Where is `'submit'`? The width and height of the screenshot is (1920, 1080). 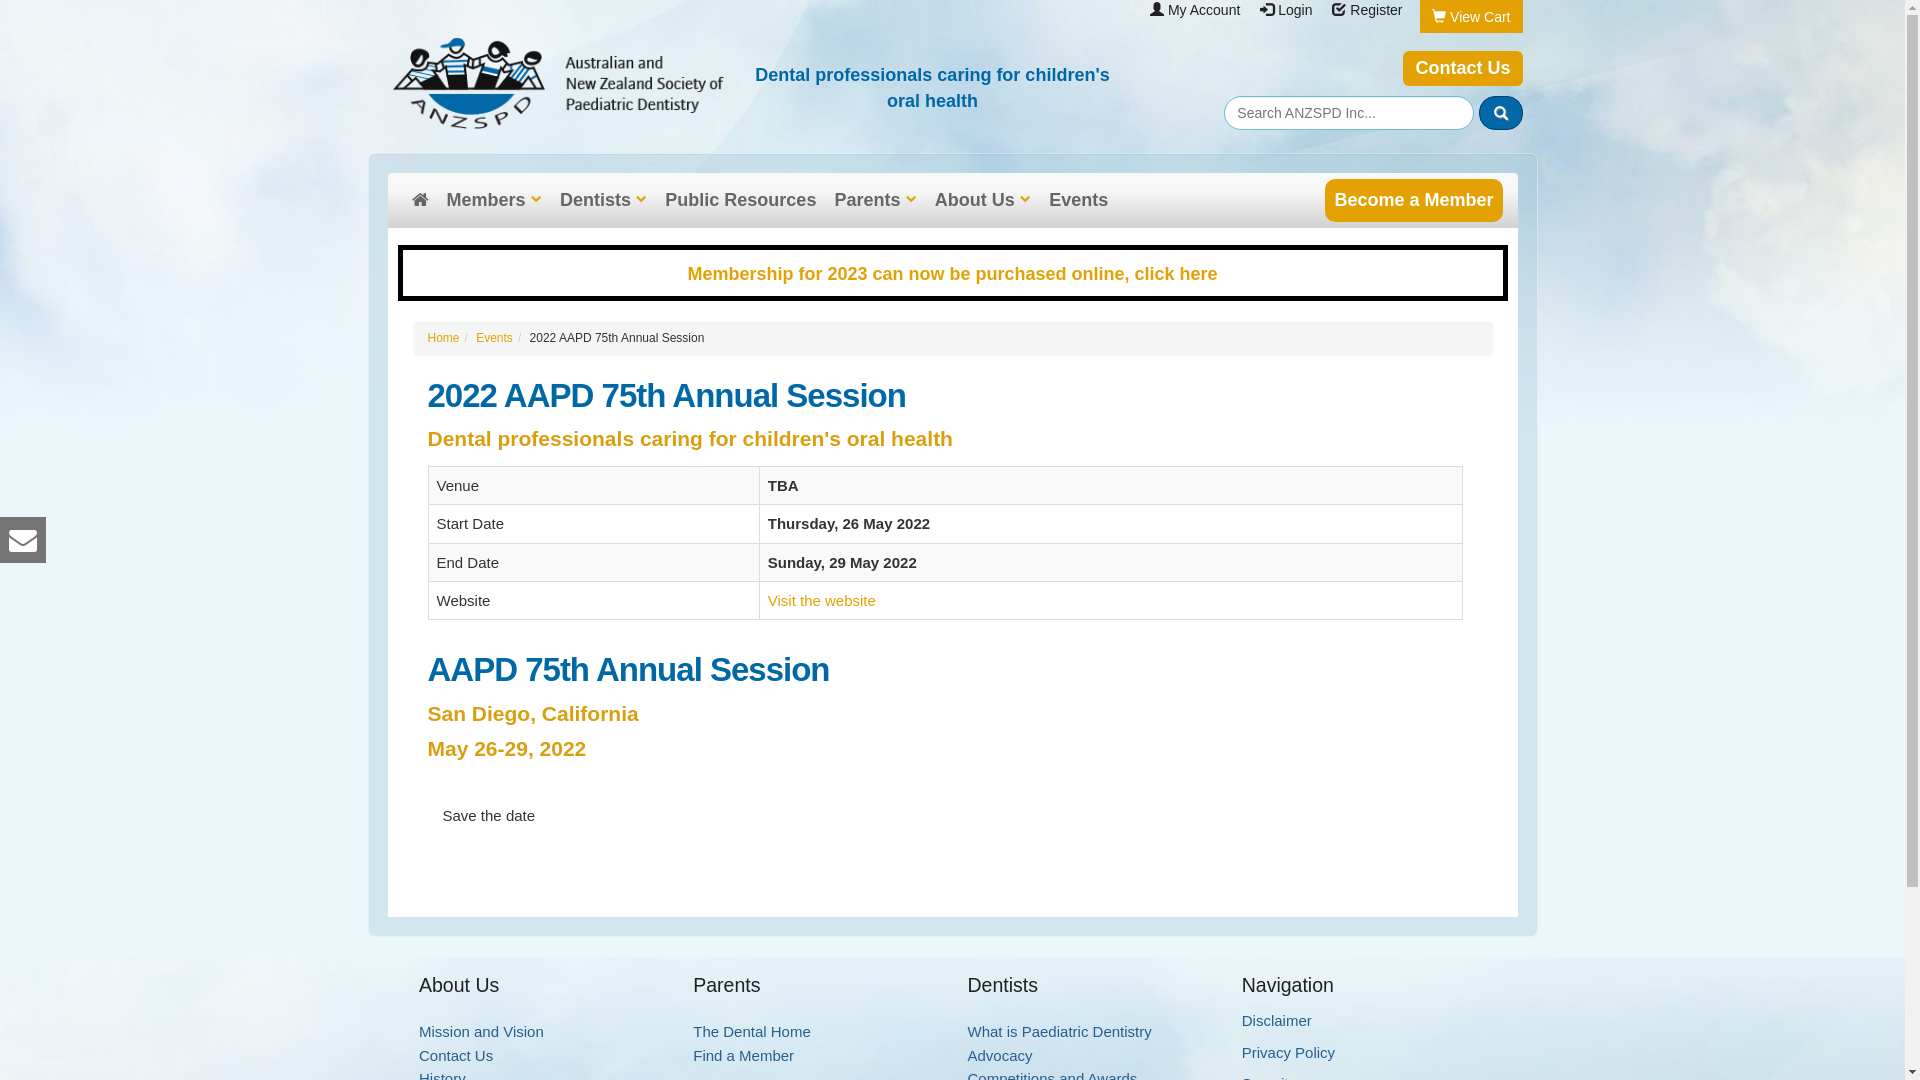 'submit' is located at coordinates (1478, 112).